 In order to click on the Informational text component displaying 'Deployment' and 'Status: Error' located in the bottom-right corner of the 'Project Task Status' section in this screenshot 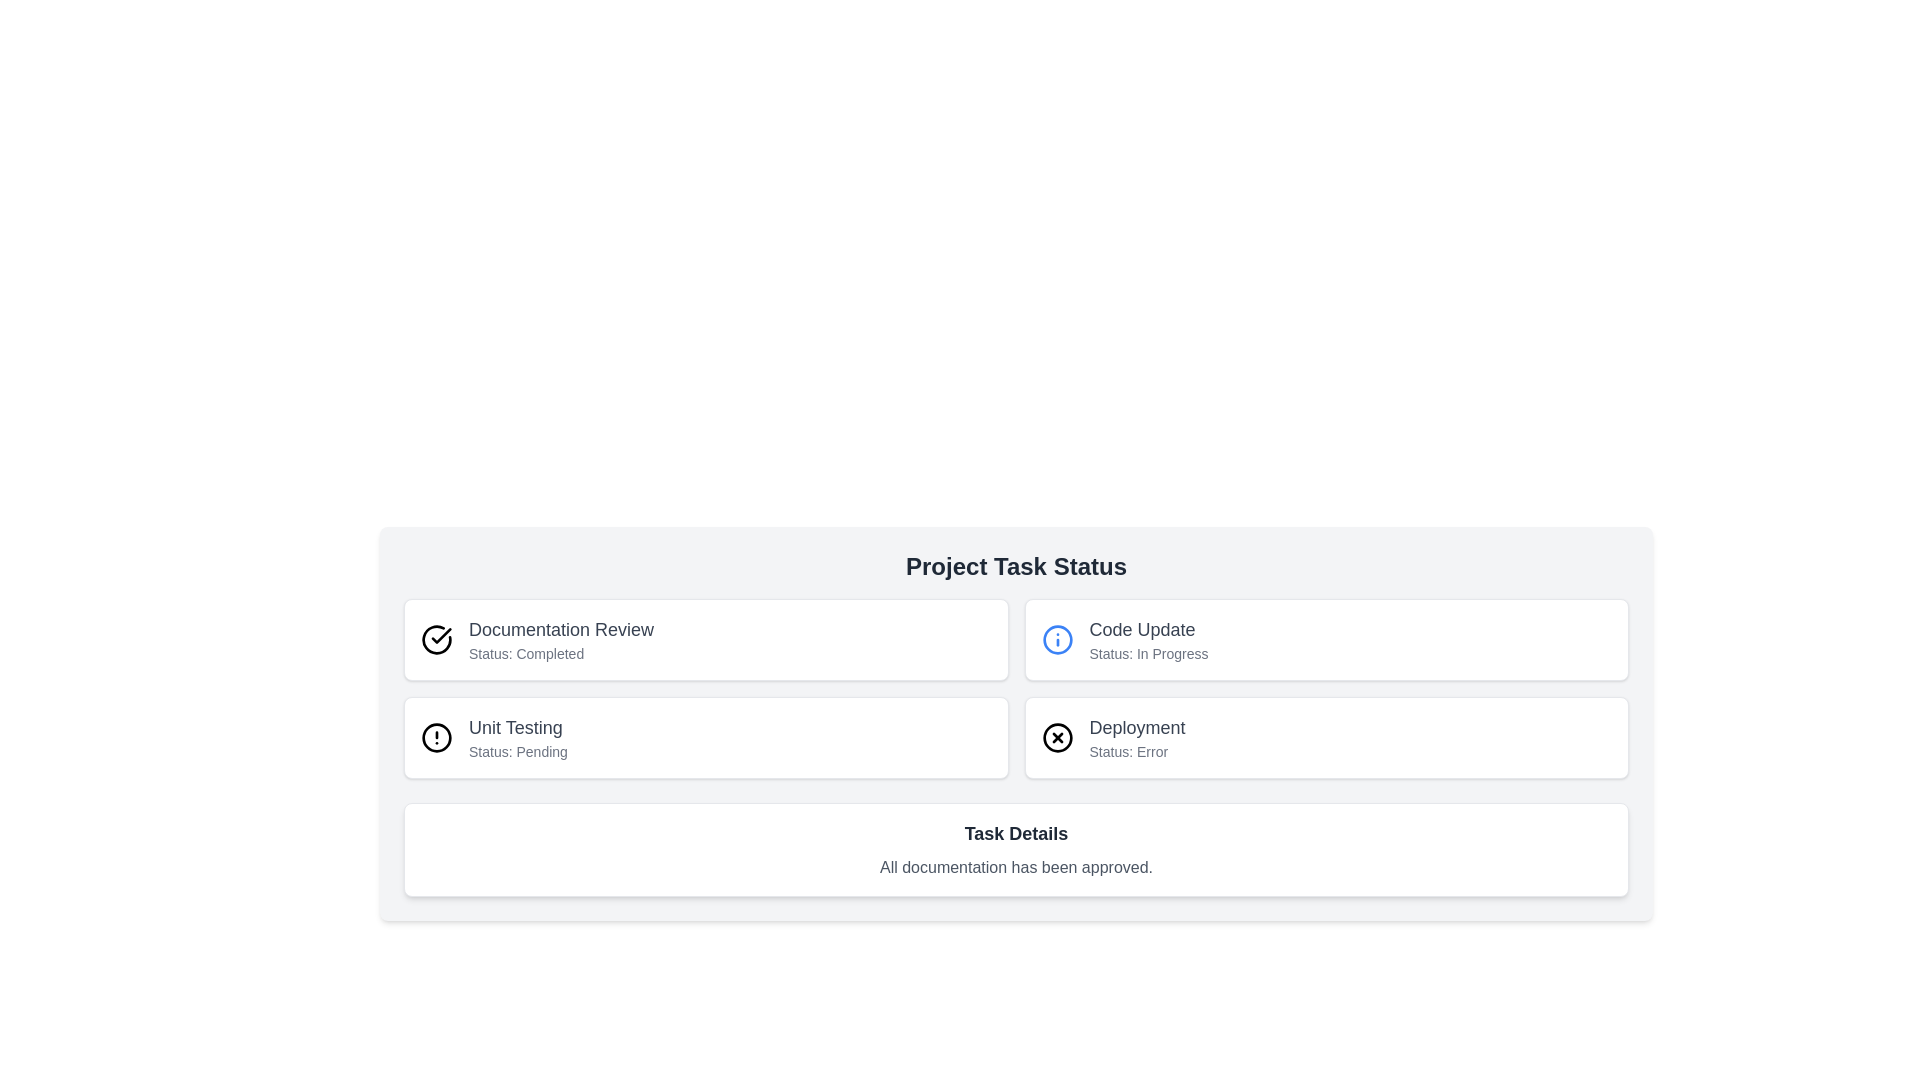, I will do `click(1137, 737)`.